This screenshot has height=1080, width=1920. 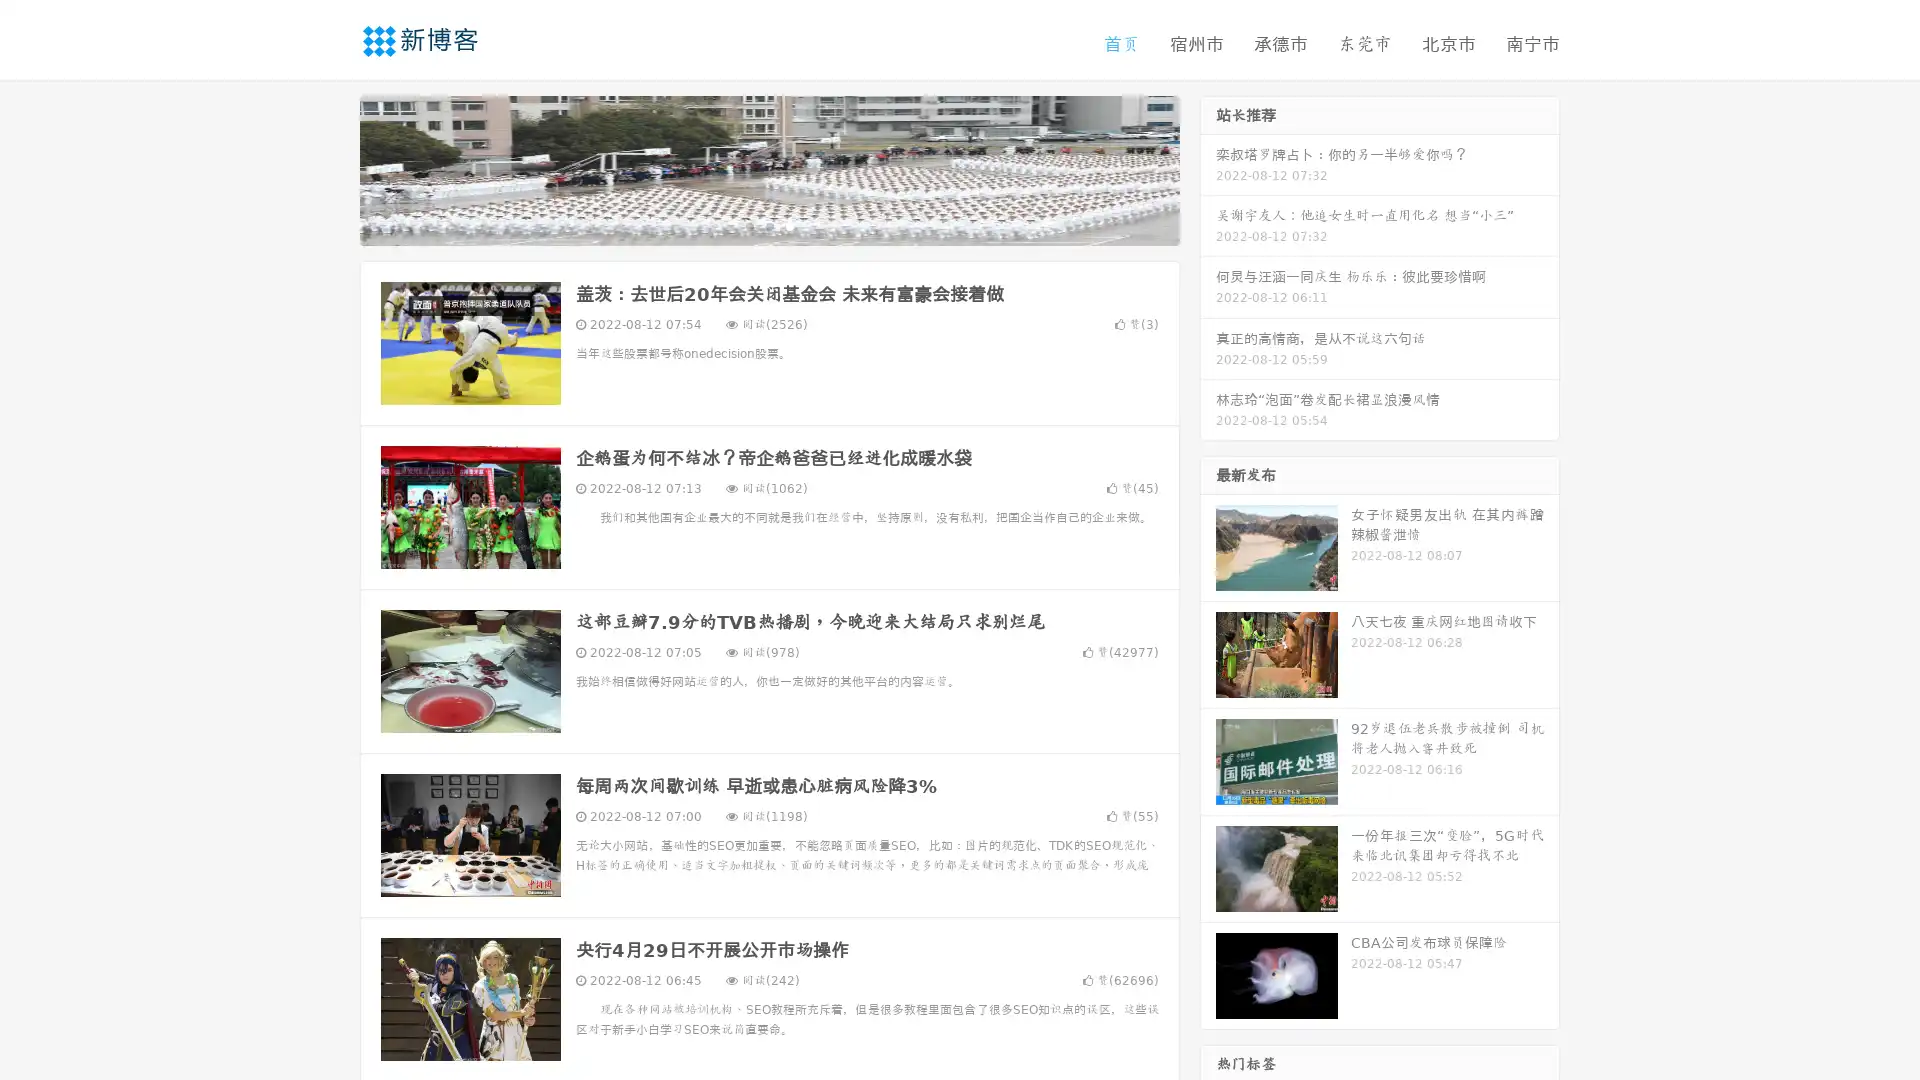 What do you see at coordinates (330, 168) in the screenshot?
I see `Previous slide` at bounding box center [330, 168].